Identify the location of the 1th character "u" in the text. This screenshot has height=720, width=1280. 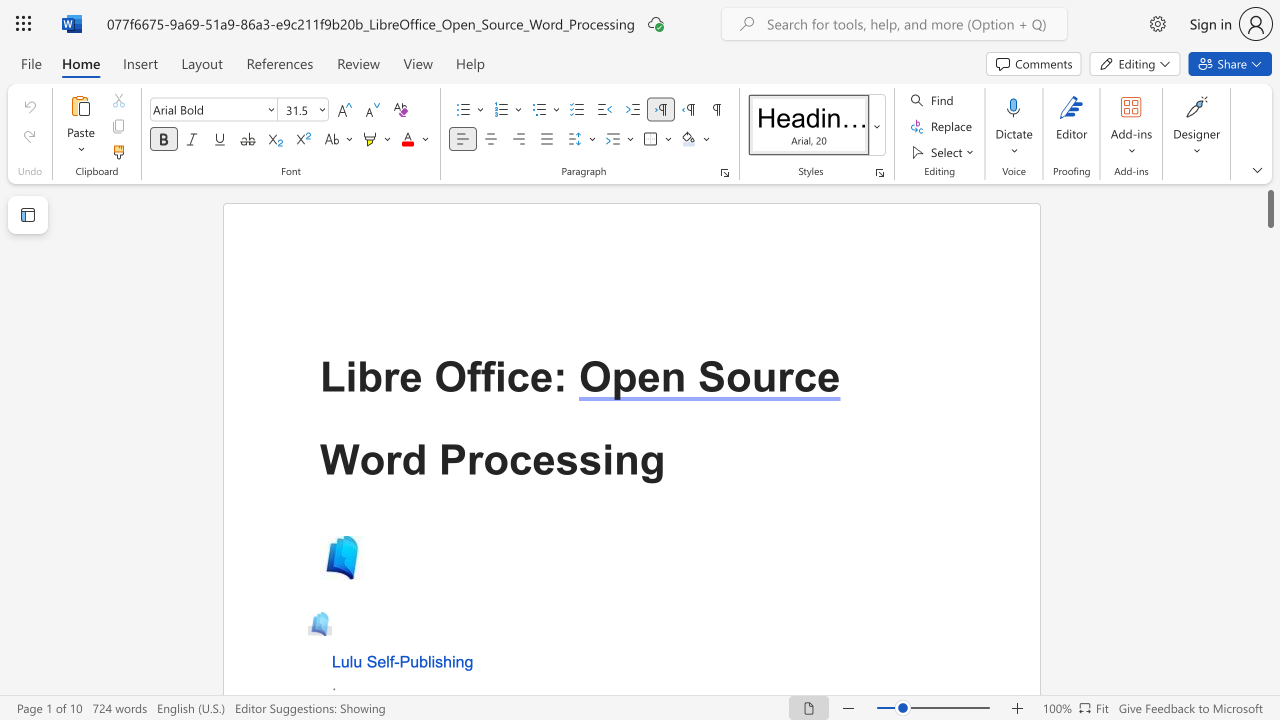
(345, 661).